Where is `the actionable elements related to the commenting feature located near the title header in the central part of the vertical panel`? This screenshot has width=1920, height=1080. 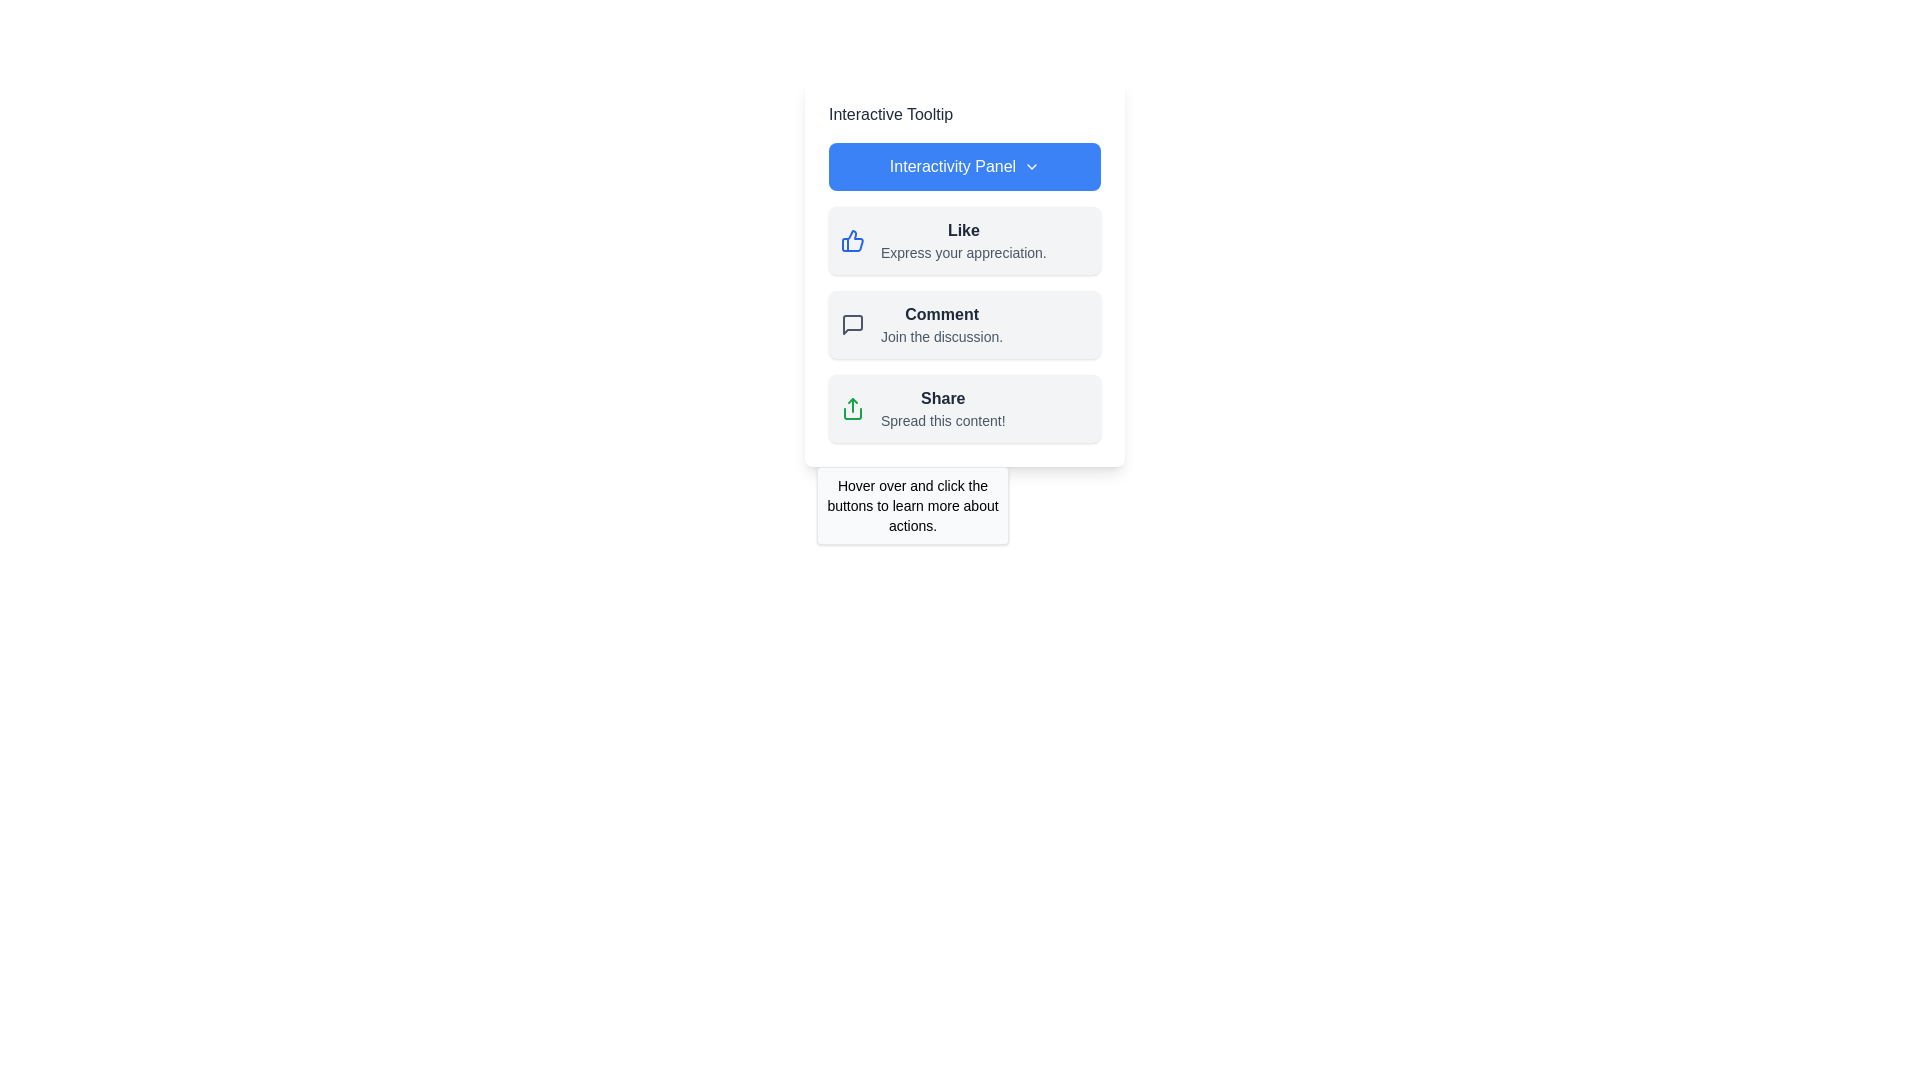
the actionable elements related to the commenting feature located near the title header in the central part of the vertical panel is located at coordinates (940, 315).